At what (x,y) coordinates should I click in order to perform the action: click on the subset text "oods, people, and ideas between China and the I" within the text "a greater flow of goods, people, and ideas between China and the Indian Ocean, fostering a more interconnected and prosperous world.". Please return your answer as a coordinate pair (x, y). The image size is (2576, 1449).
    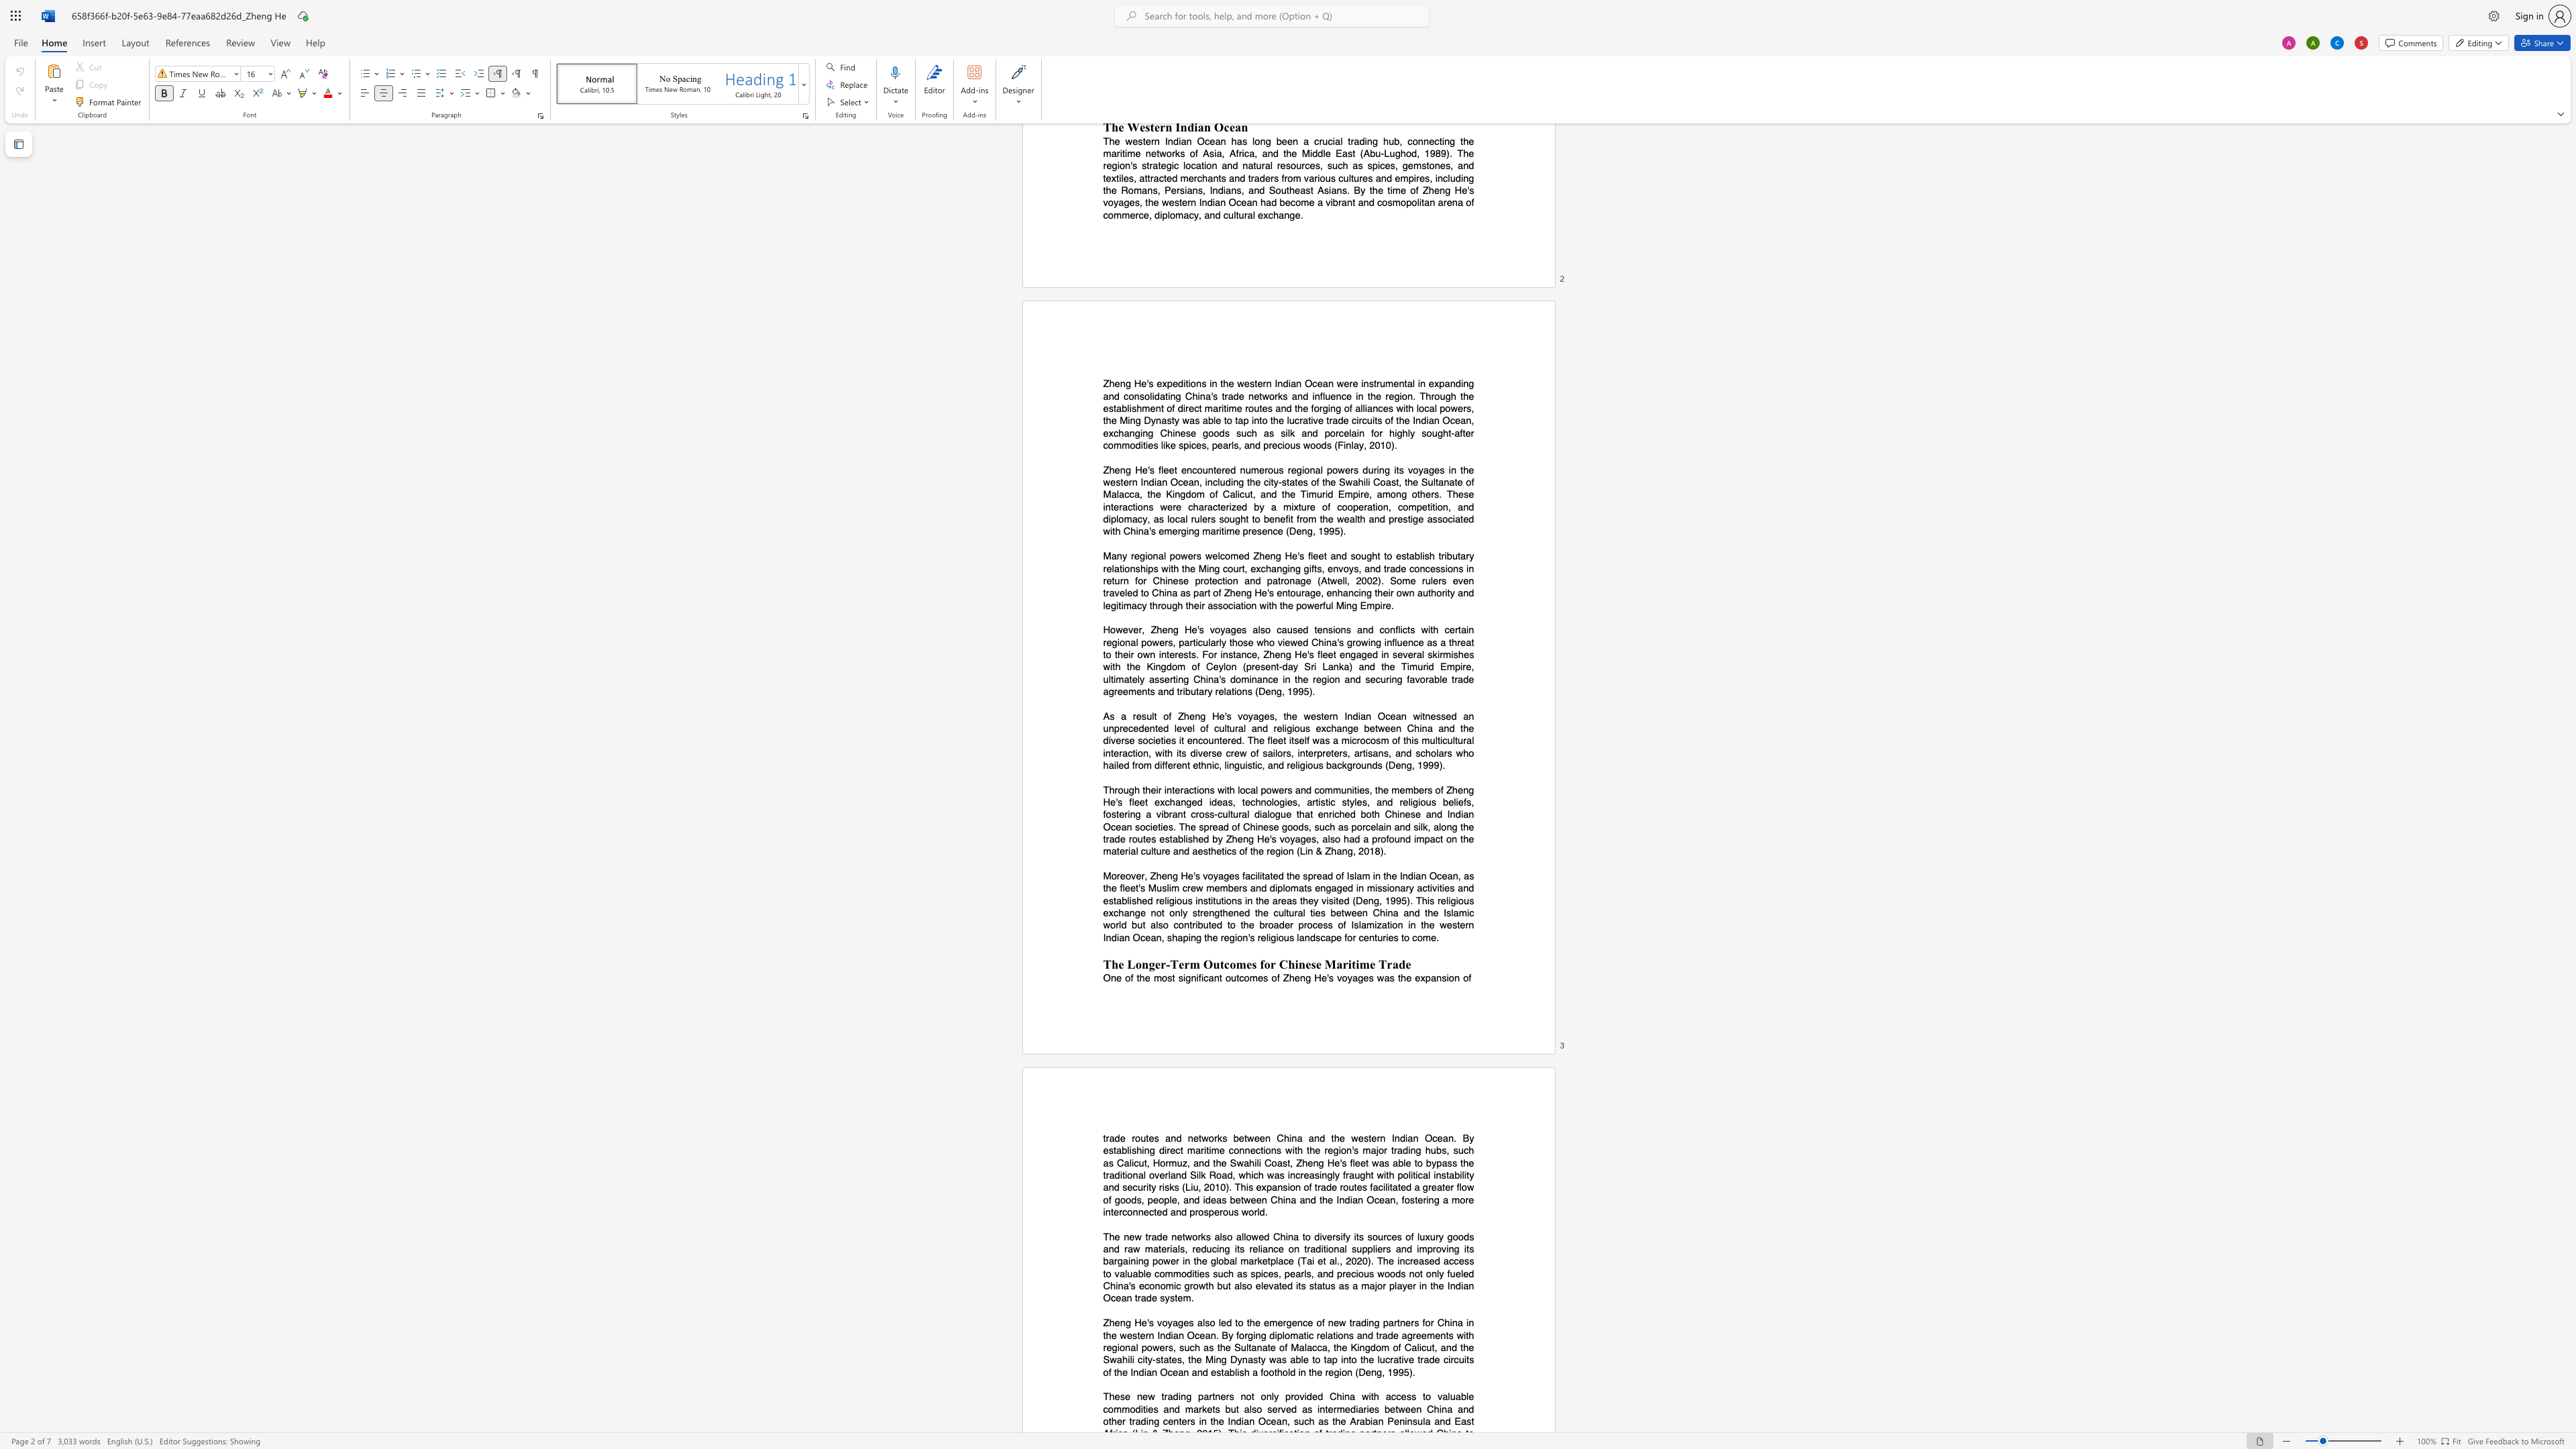
    Looking at the image, I should click on (1120, 1198).